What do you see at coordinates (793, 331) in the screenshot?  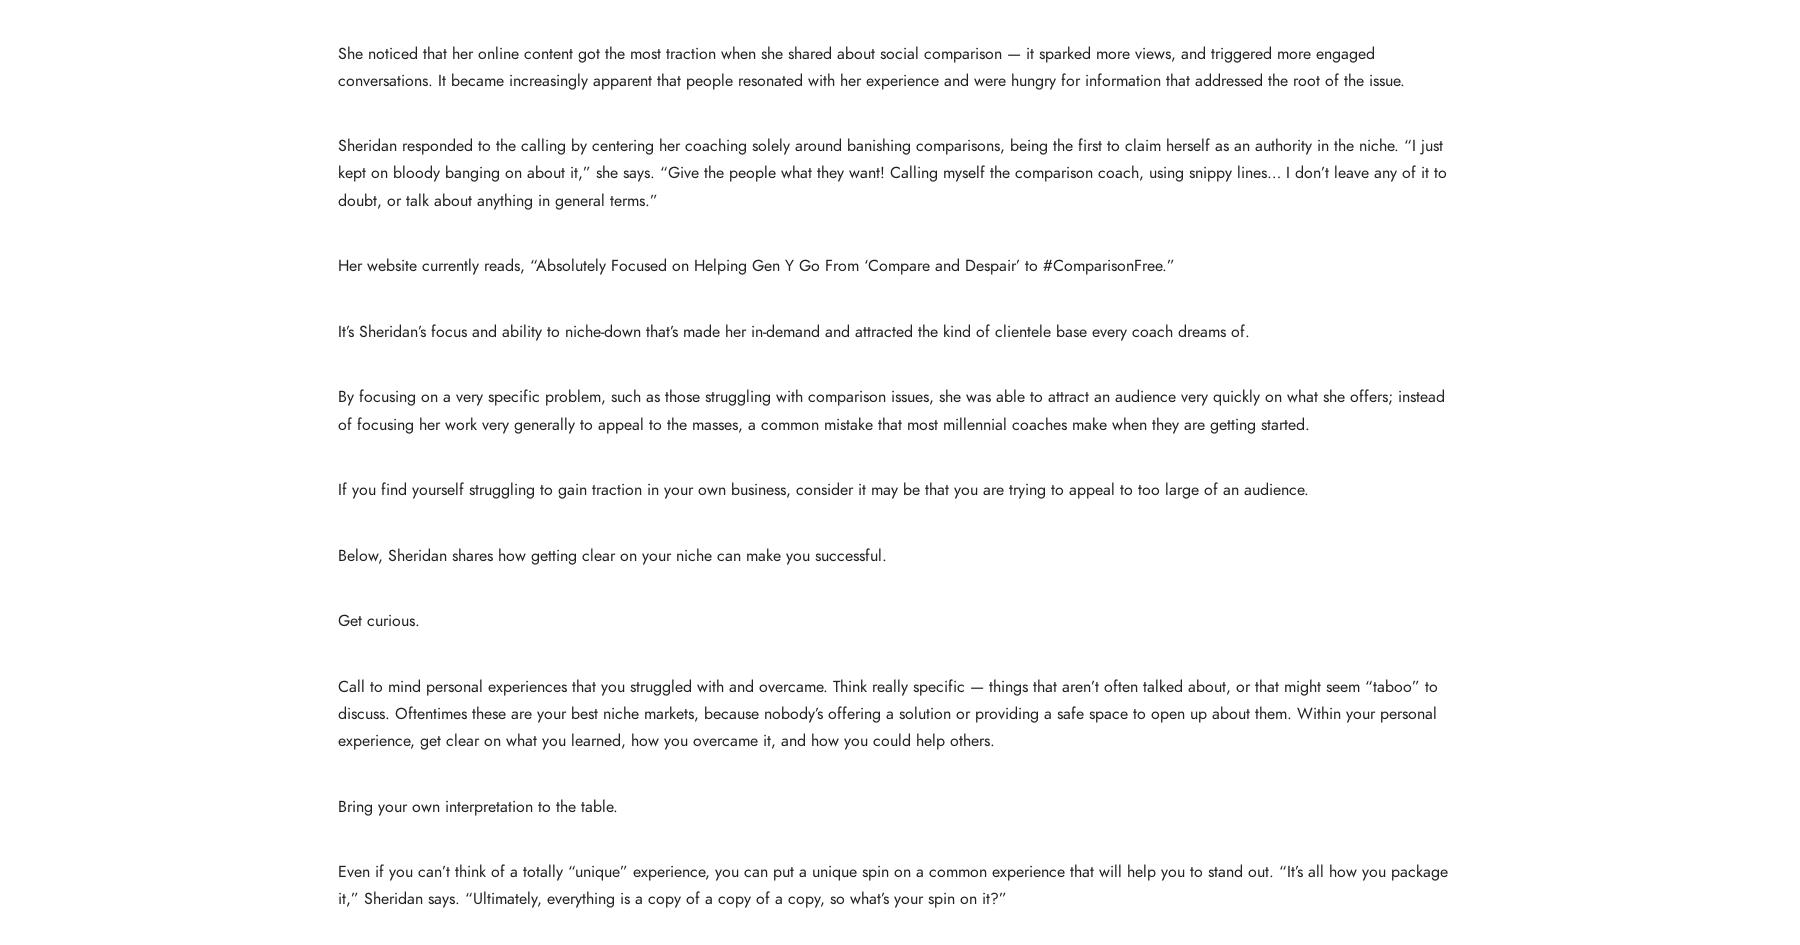 I see `'It’s Sheridan’s focus and ability to niche-down that’s made her in-demand and attracted the kind of clientele base every coach dreams of.'` at bounding box center [793, 331].